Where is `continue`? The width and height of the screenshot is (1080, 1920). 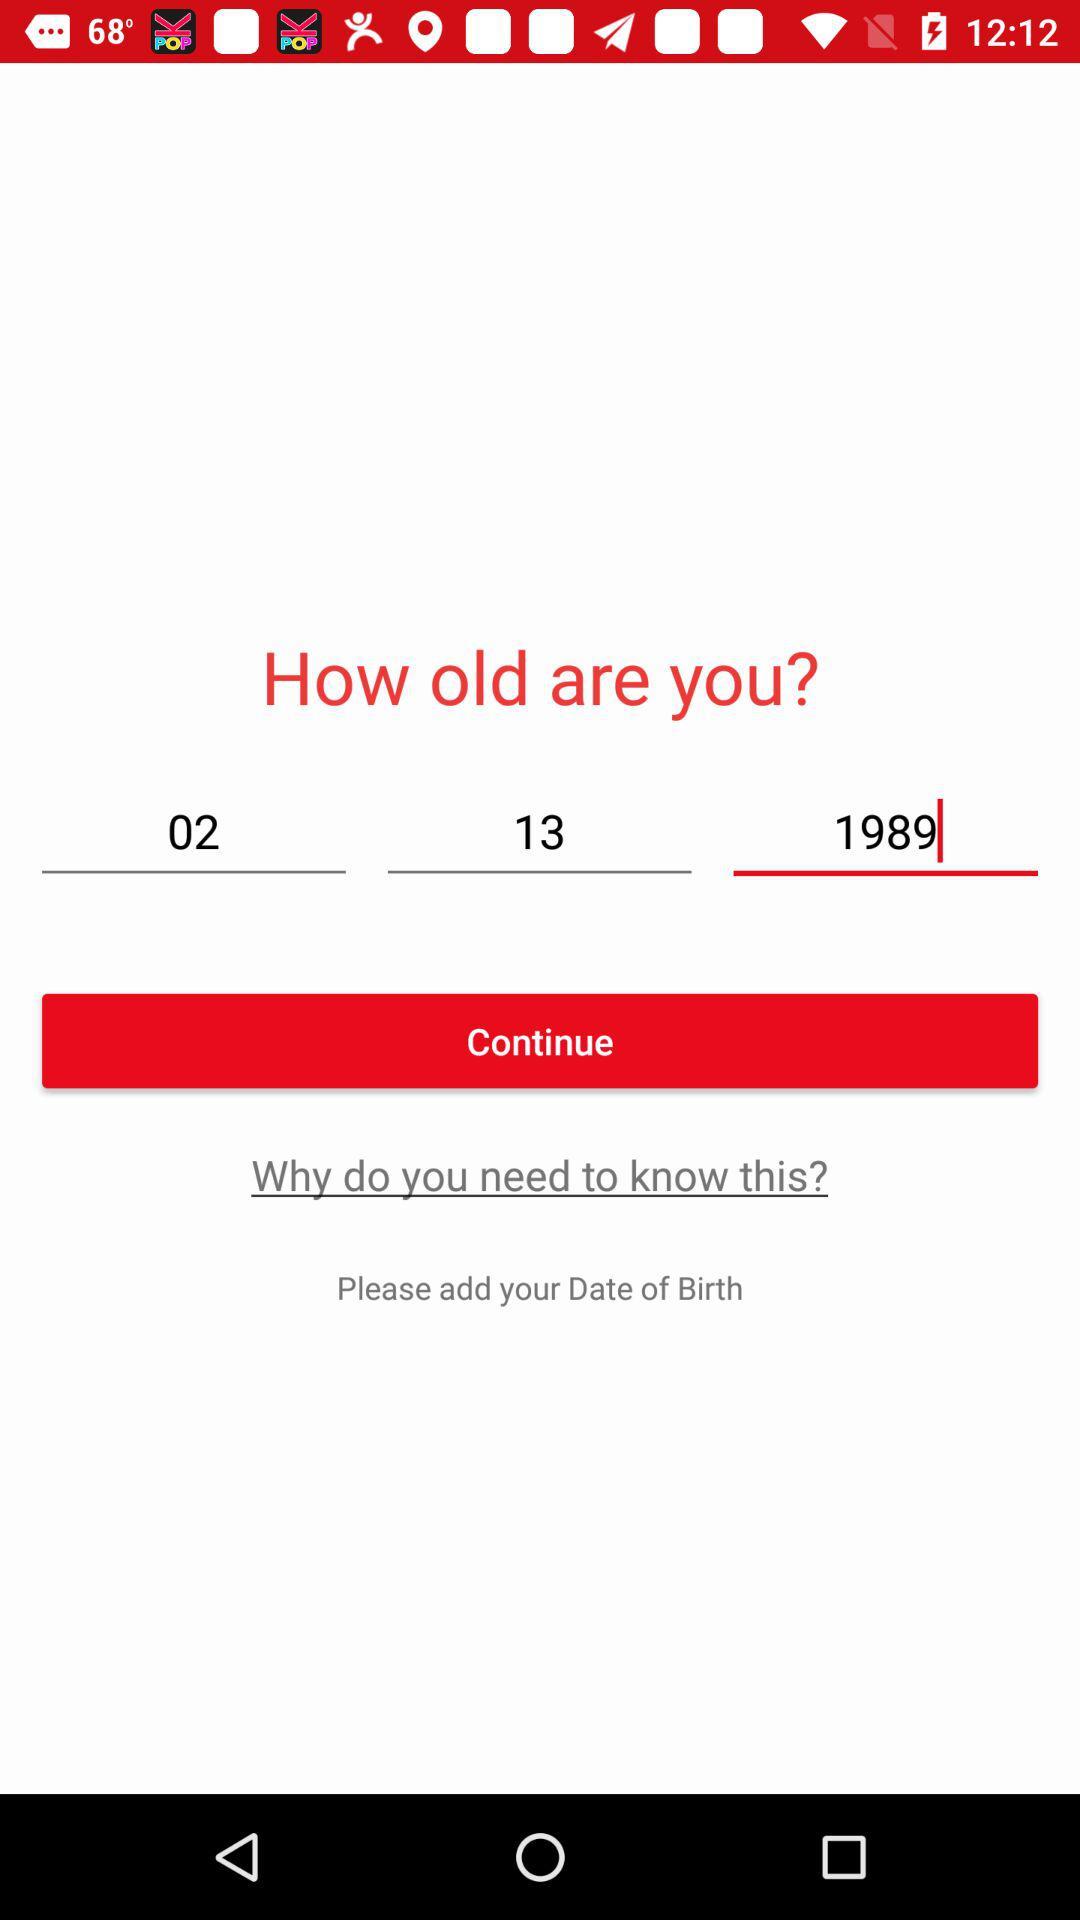
continue is located at coordinates (540, 1040).